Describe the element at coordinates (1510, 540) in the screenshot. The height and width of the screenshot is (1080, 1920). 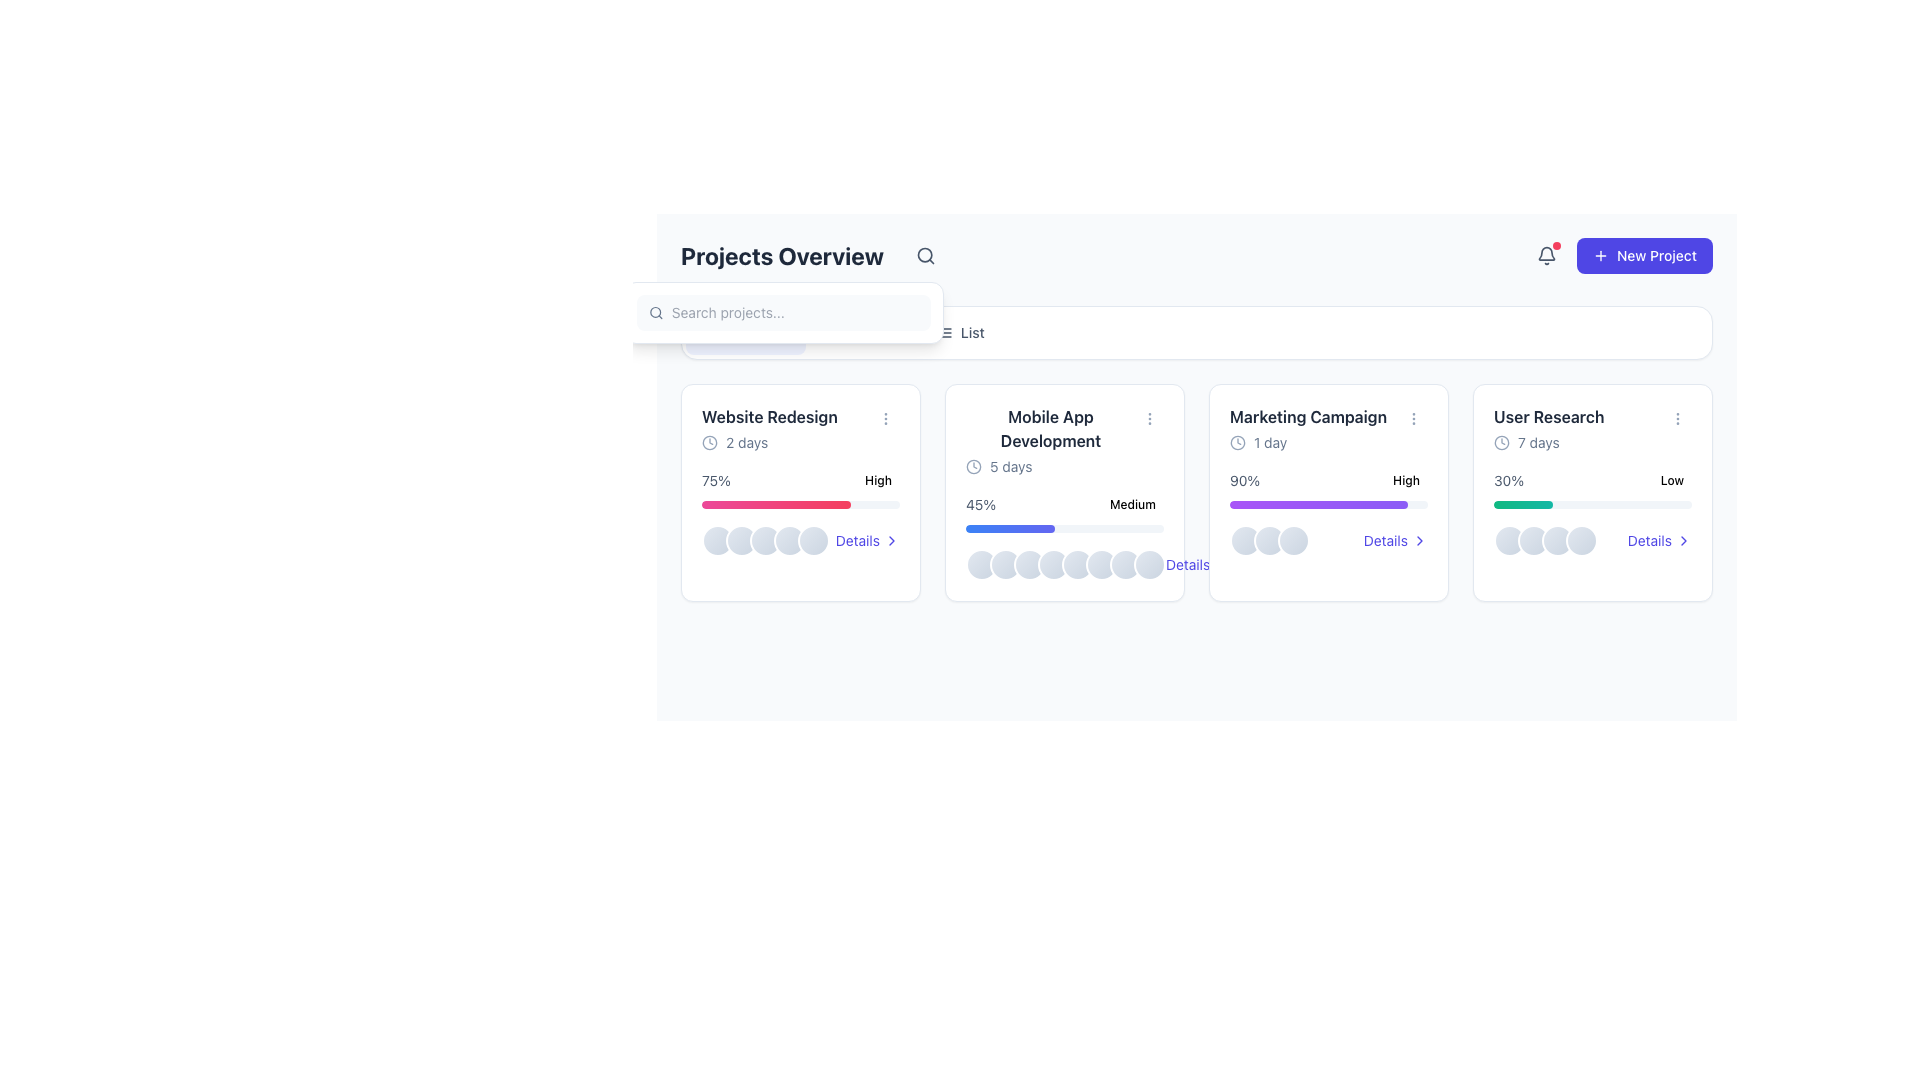
I see `the leftmost circular icon with a smooth gradient background and a thin white border in the 'User Research' project's progress section` at that location.